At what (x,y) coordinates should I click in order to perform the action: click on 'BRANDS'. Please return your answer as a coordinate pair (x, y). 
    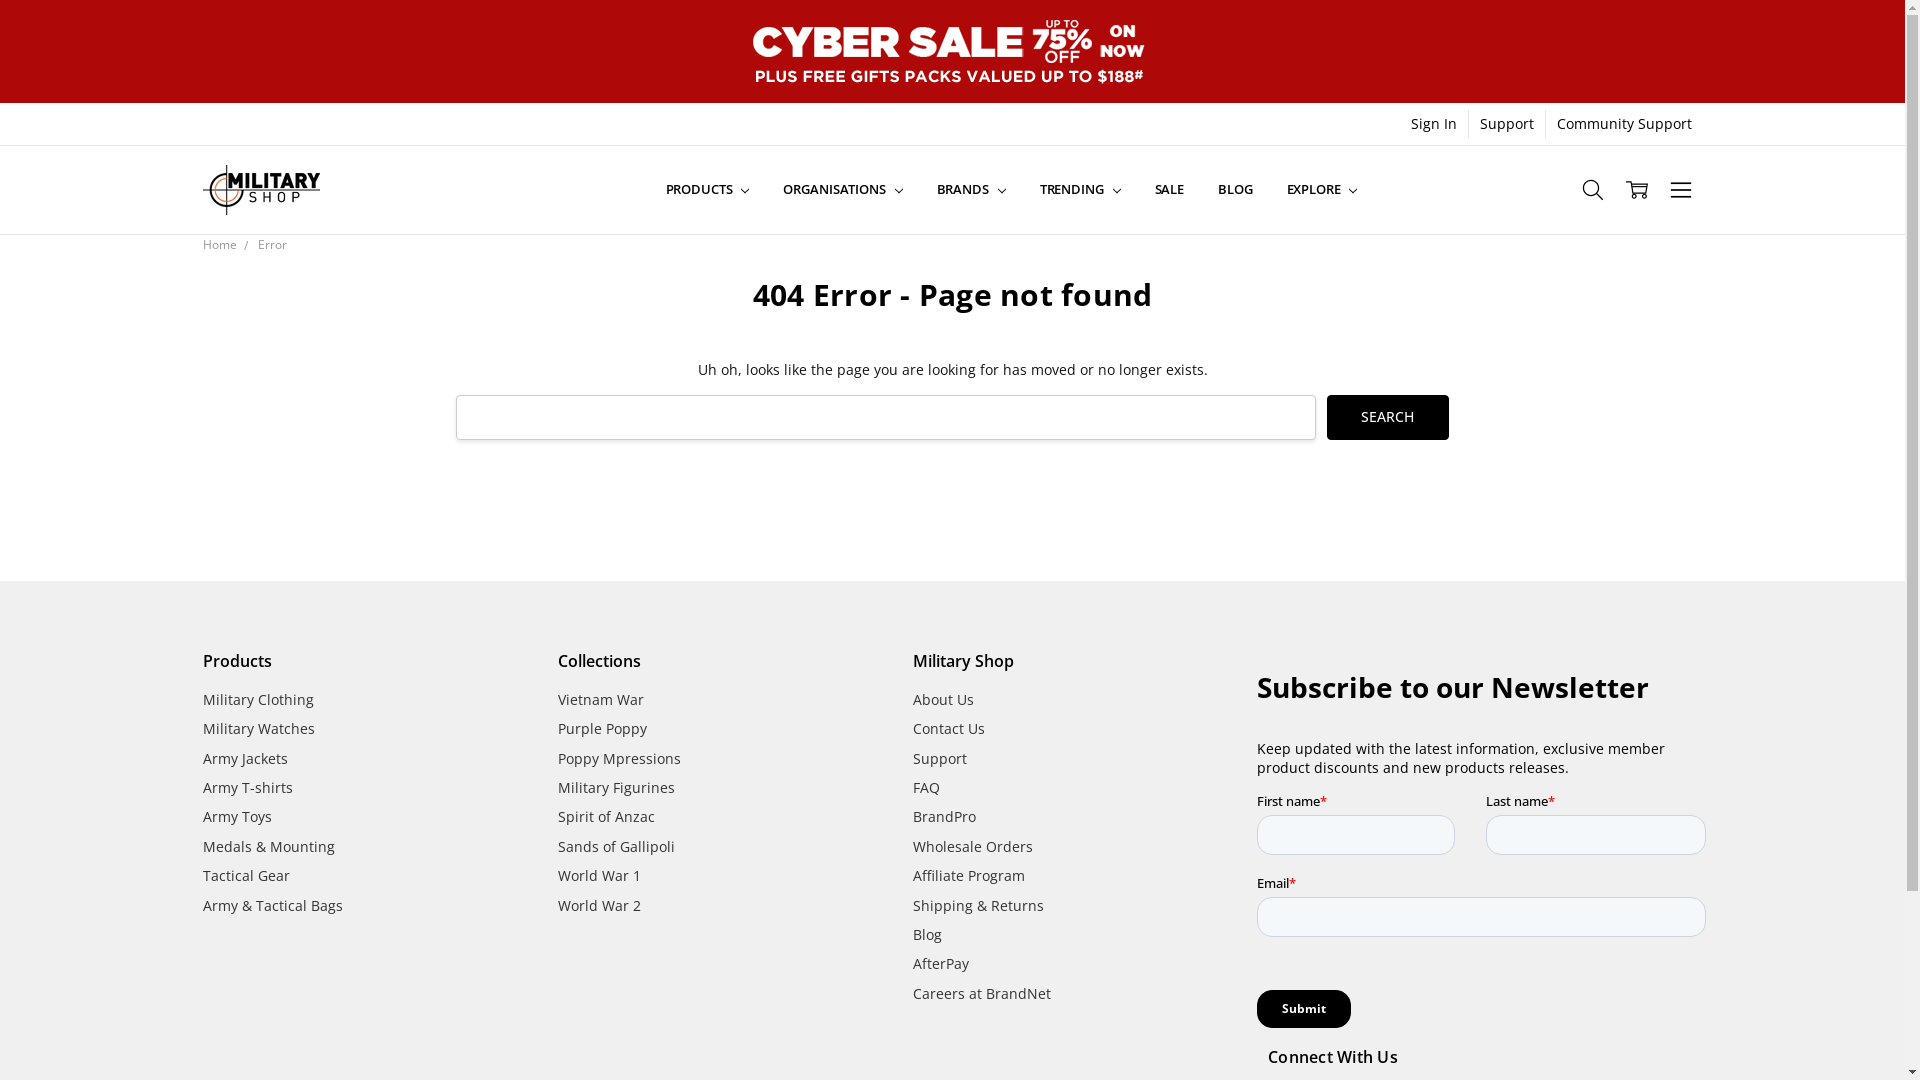
    Looking at the image, I should click on (971, 189).